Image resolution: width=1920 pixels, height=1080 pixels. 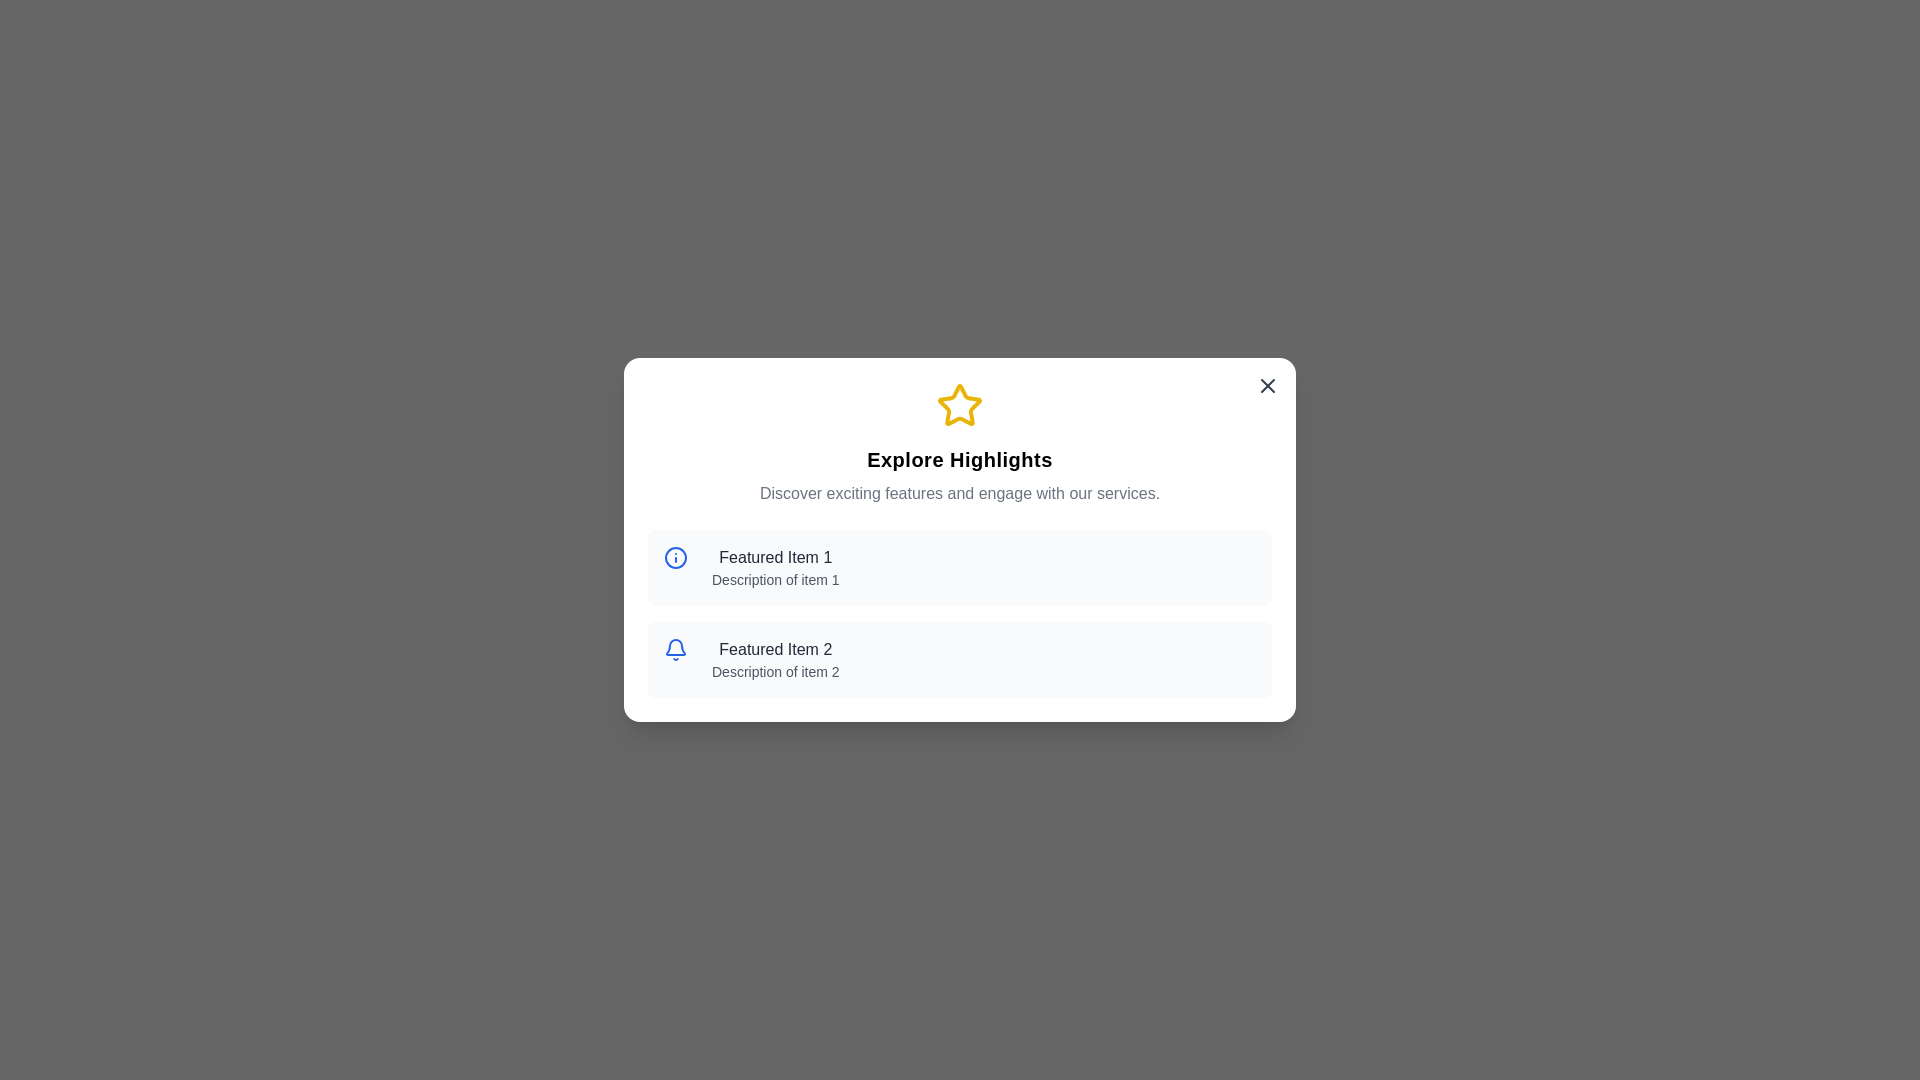 What do you see at coordinates (680, 562) in the screenshot?
I see `the icon associated with Featured Item 1` at bounding box center [680, 562].